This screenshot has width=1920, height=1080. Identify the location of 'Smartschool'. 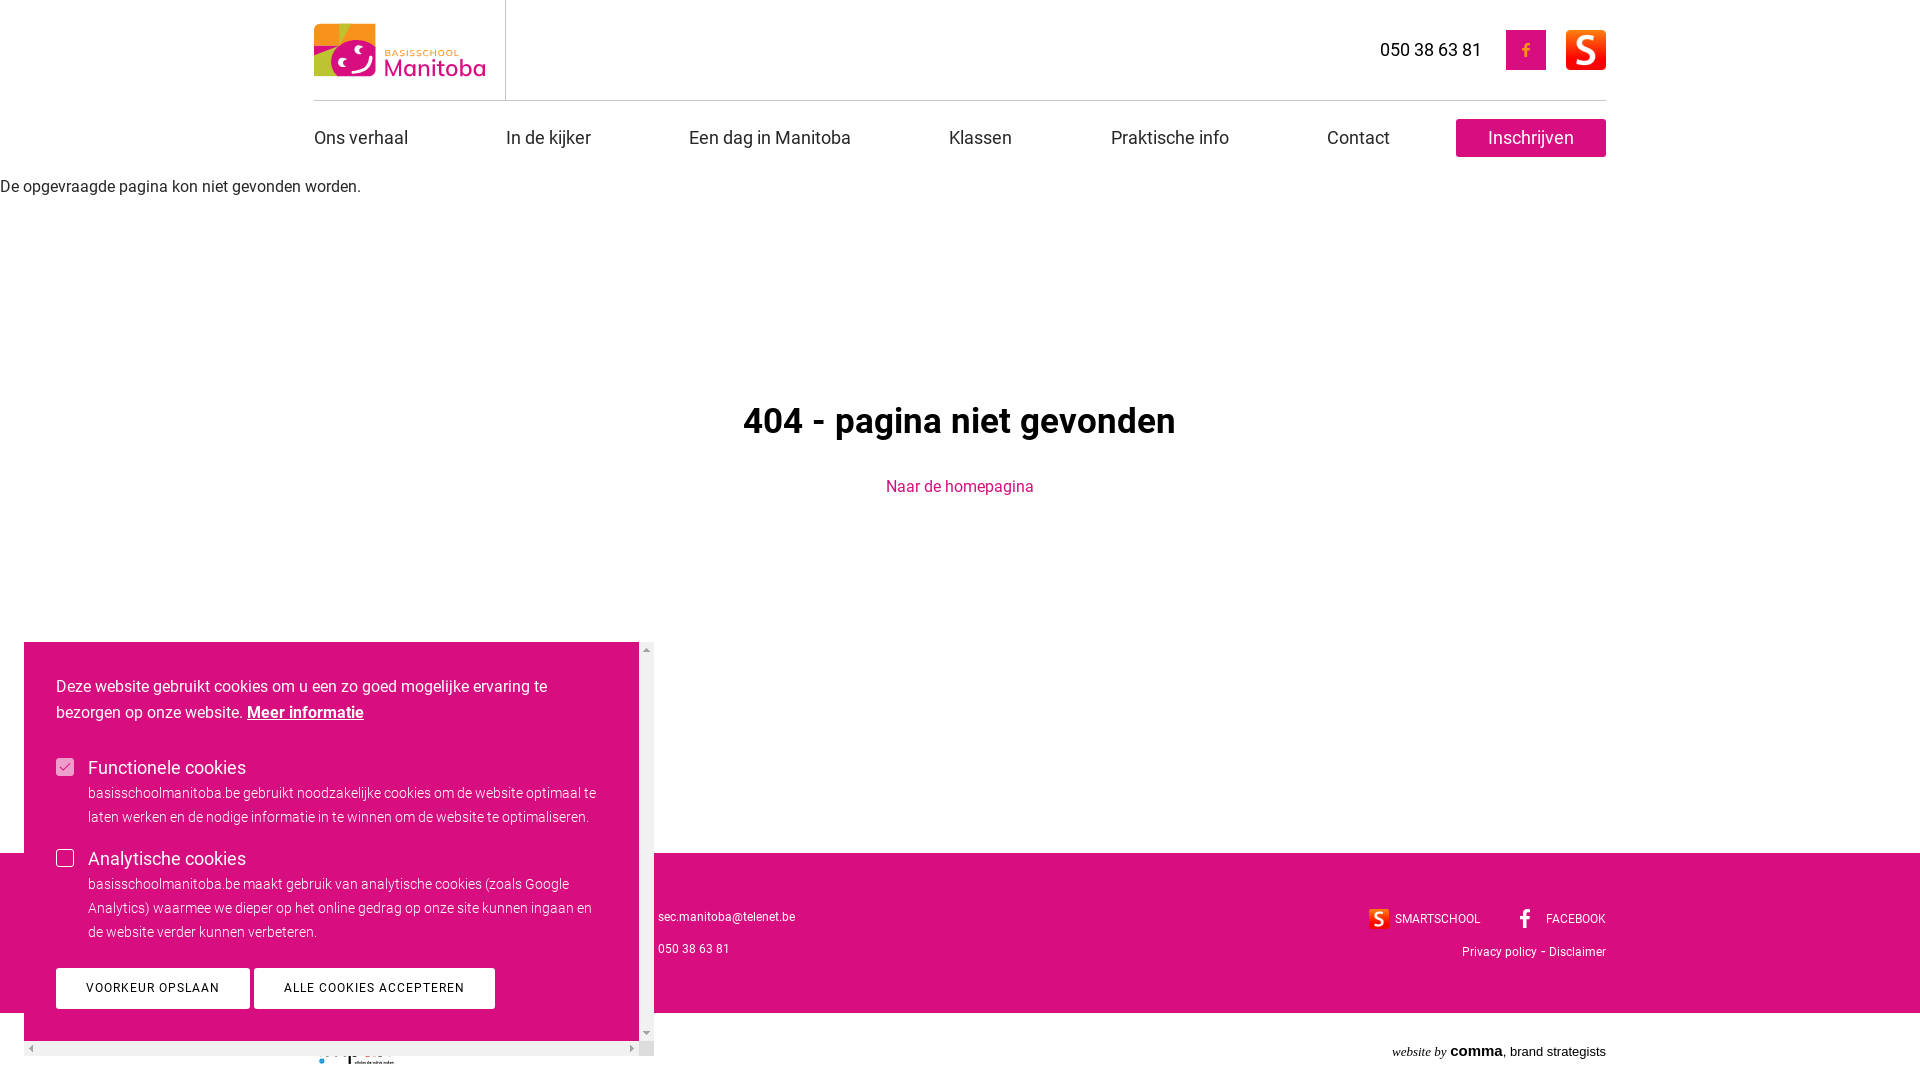
(1377, 918).